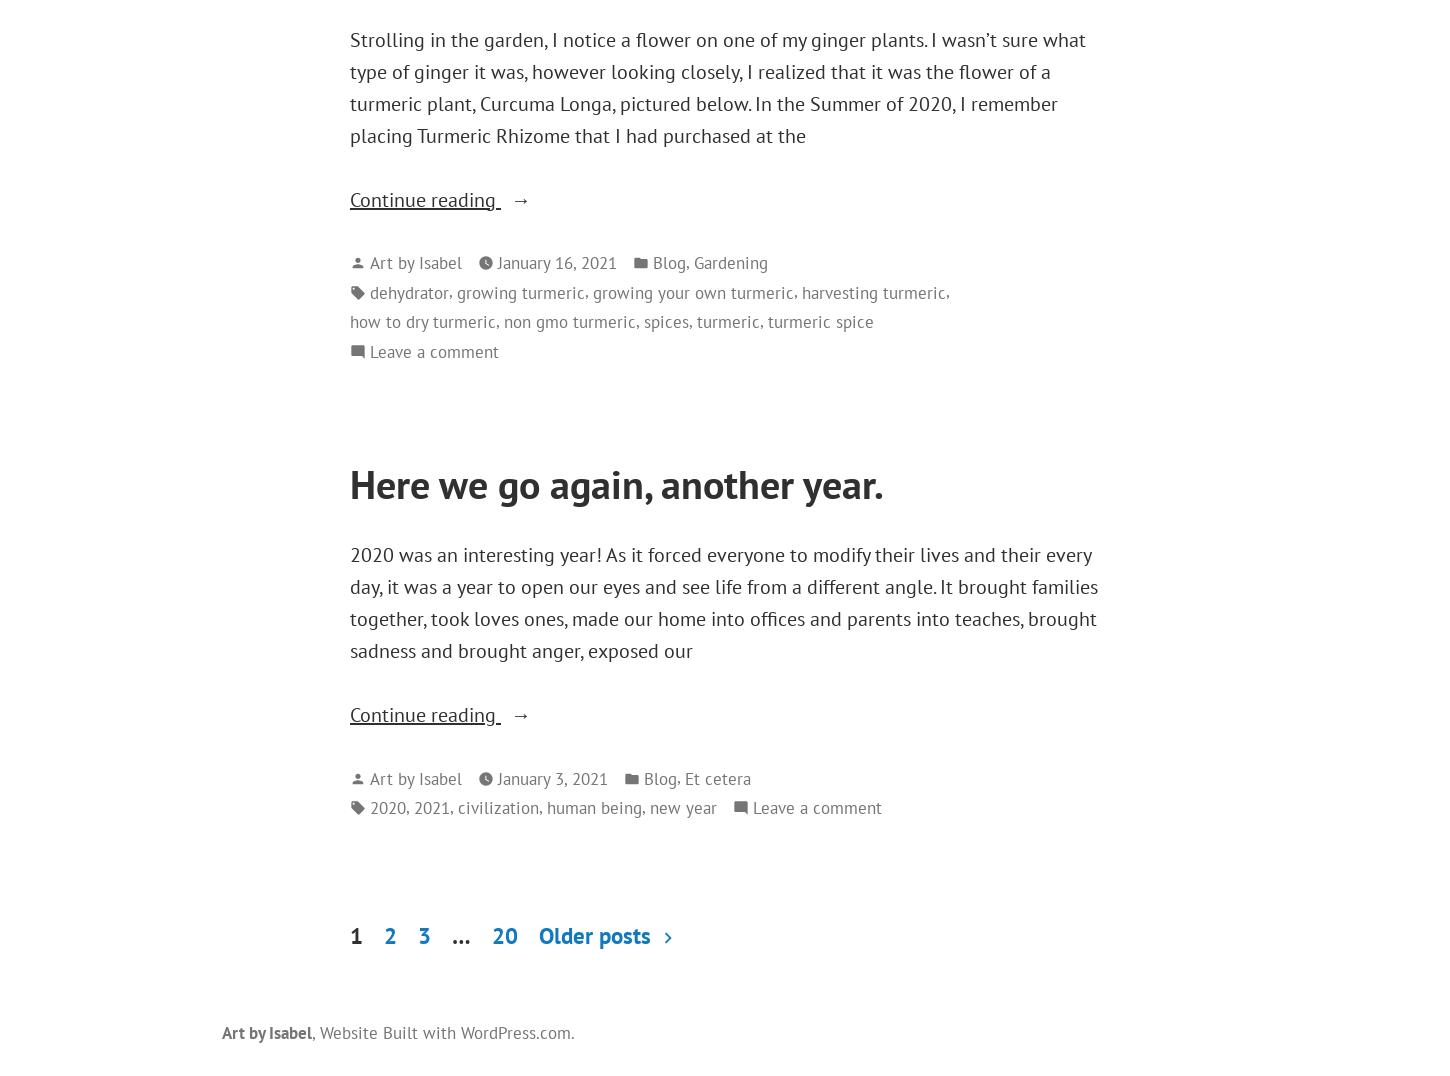 This screenshot has height=1076, width=1450. I want to click on '2021', so click(412, 807).